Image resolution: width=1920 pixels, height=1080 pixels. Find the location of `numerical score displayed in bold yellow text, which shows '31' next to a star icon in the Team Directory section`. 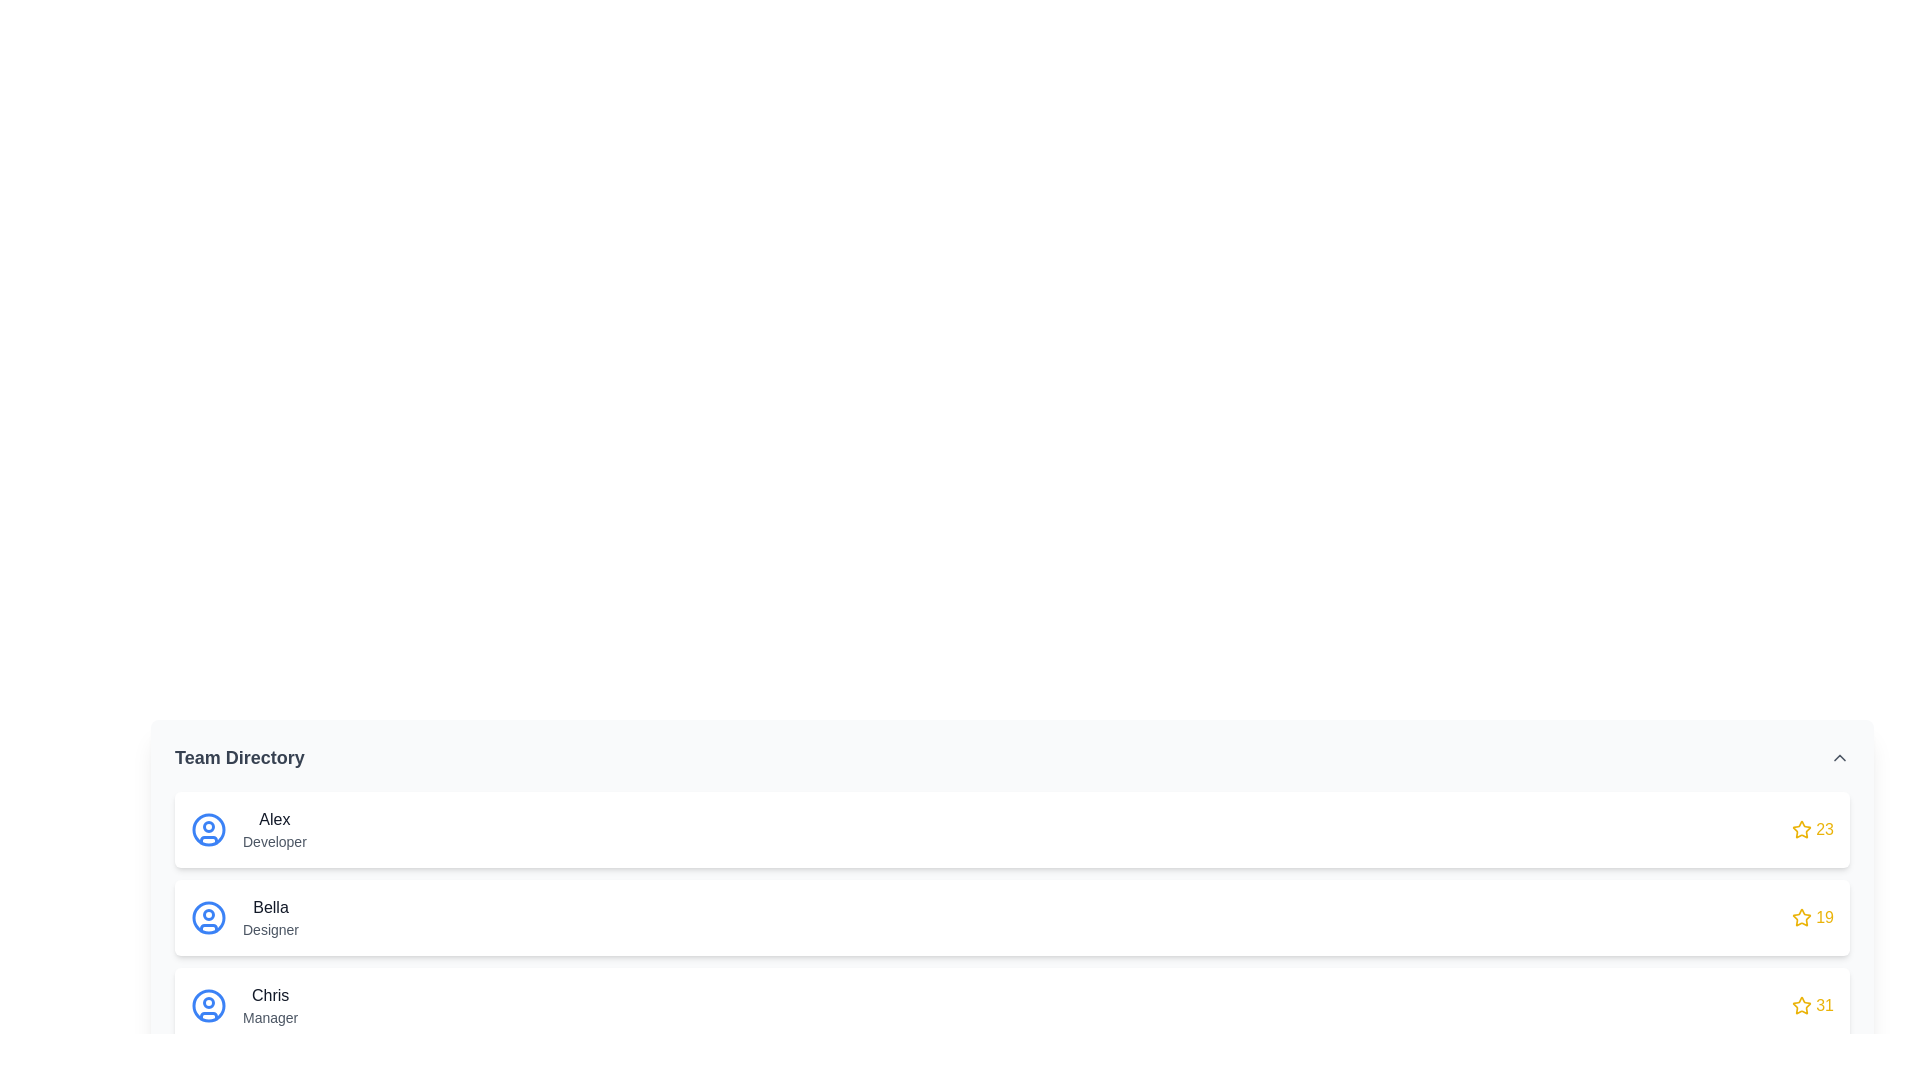

numerical score displayed in bold yellow text, which shows '31' next to a star icon in the Team Directory section is located at coordinates (1825, 1006).